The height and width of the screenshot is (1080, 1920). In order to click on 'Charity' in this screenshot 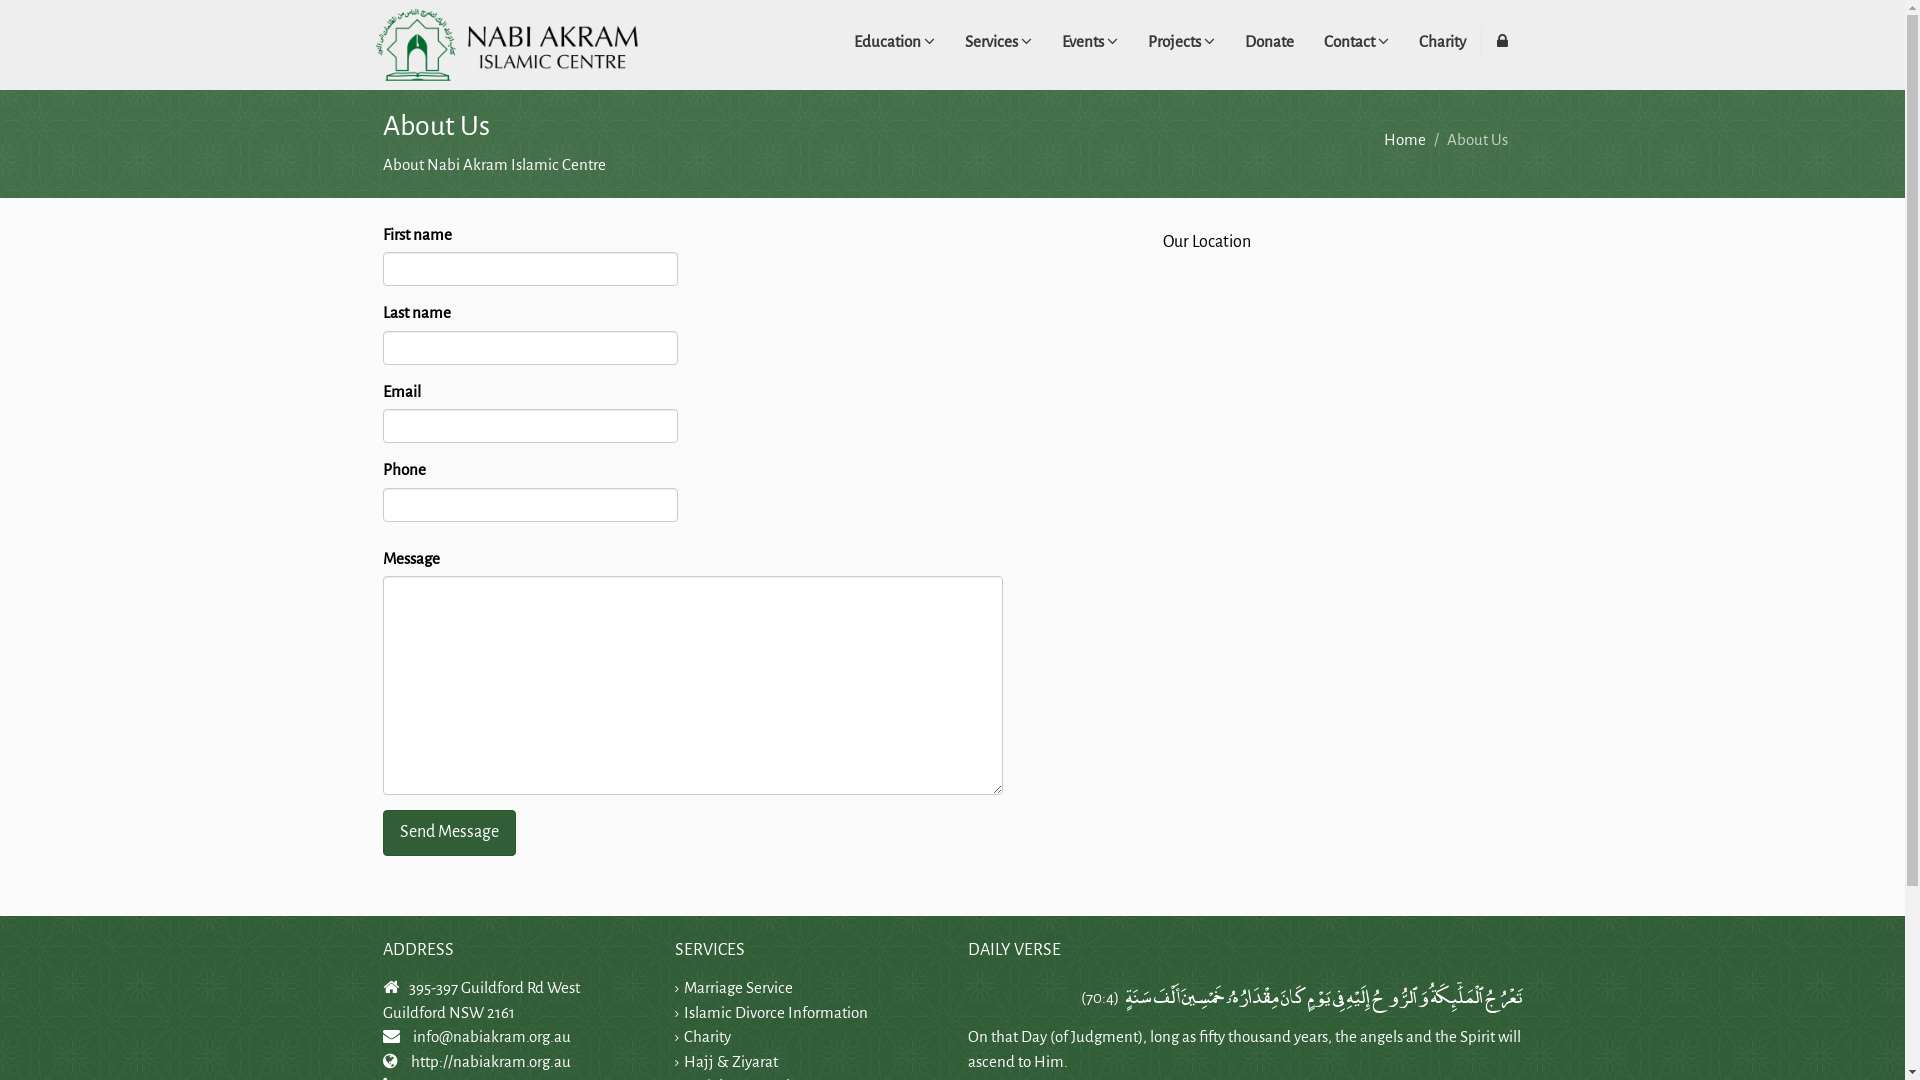, I will do `click(707, 1035)`.